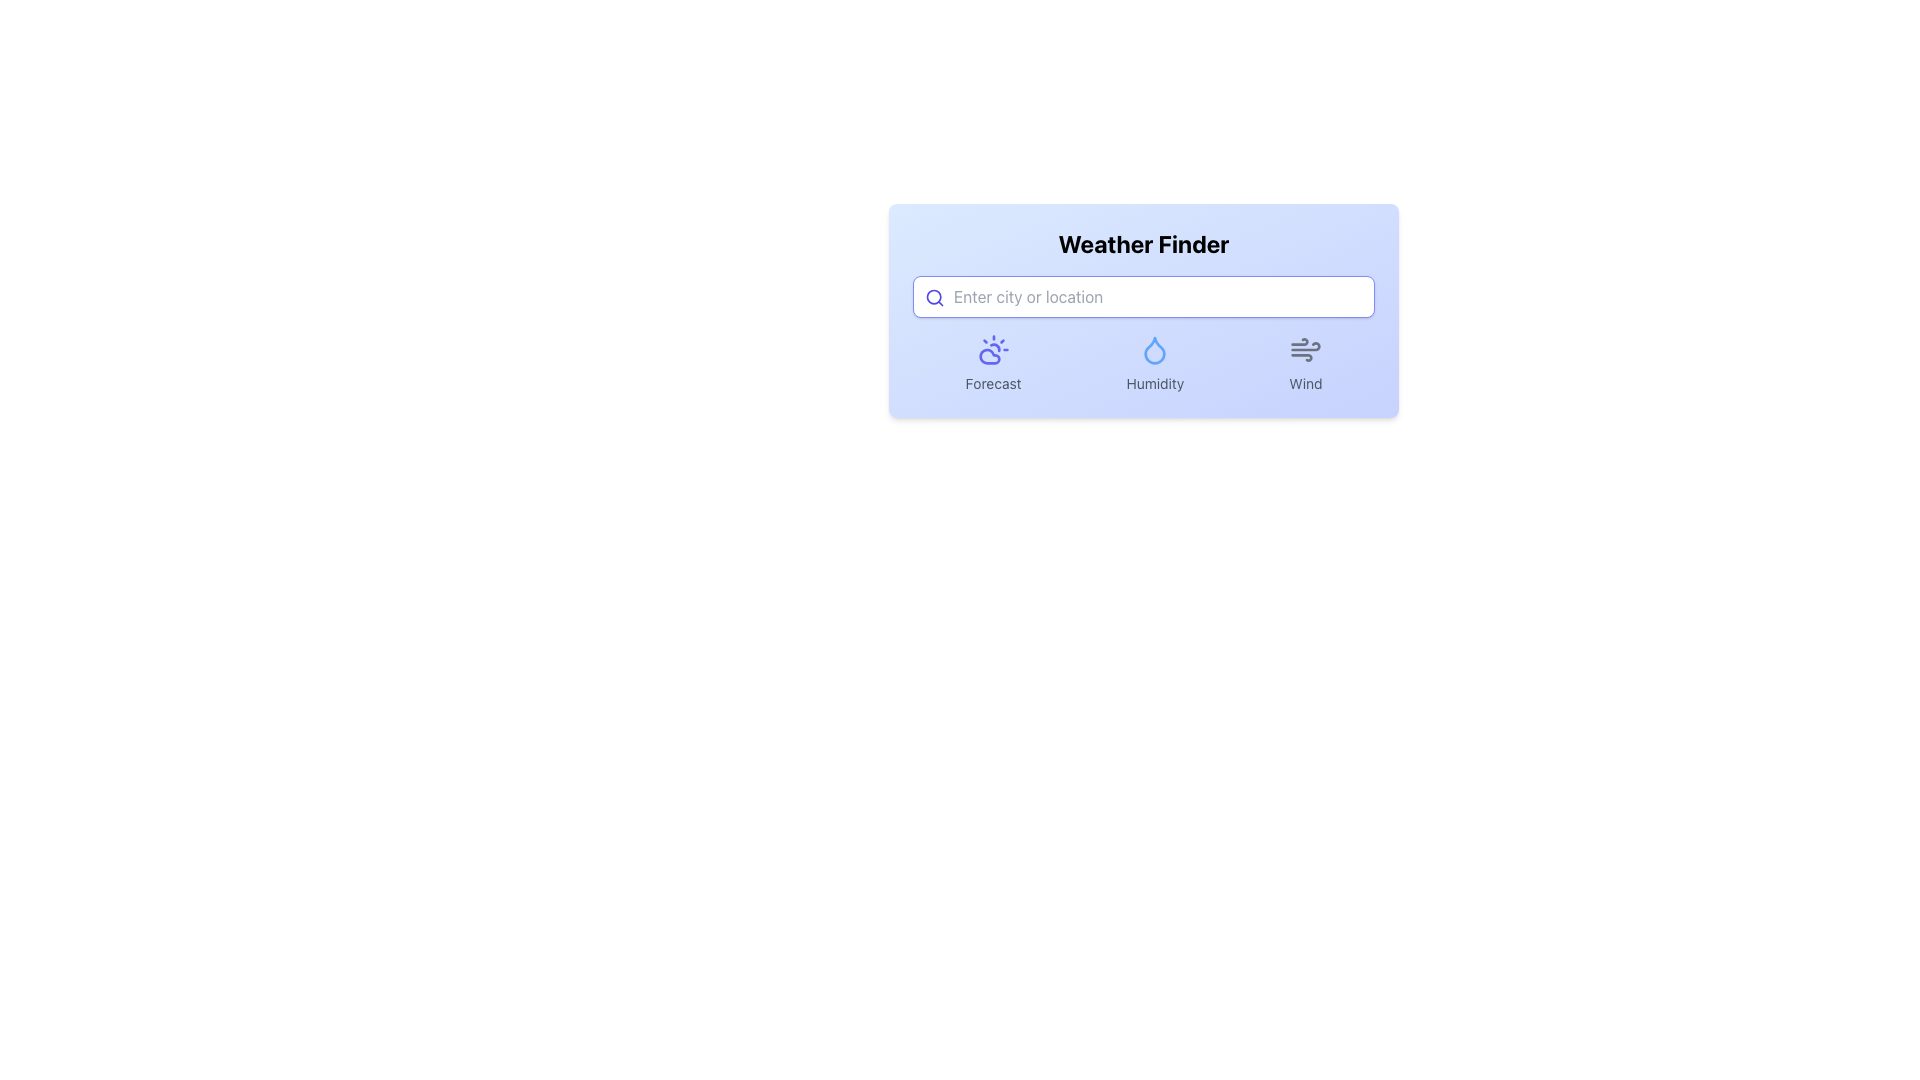 This screenshot has width=1920, height=1080. What do you see at coordinates (993, 363) in the screenshot?
I see `the information displayed in the Label with Icon that features a cloud and sun icon above the text 'Forecast'. This element is the first panel in a series of three, positioned to the left of the 'Humidity' and 'Wind' panels` at bounding box center [993, 363].